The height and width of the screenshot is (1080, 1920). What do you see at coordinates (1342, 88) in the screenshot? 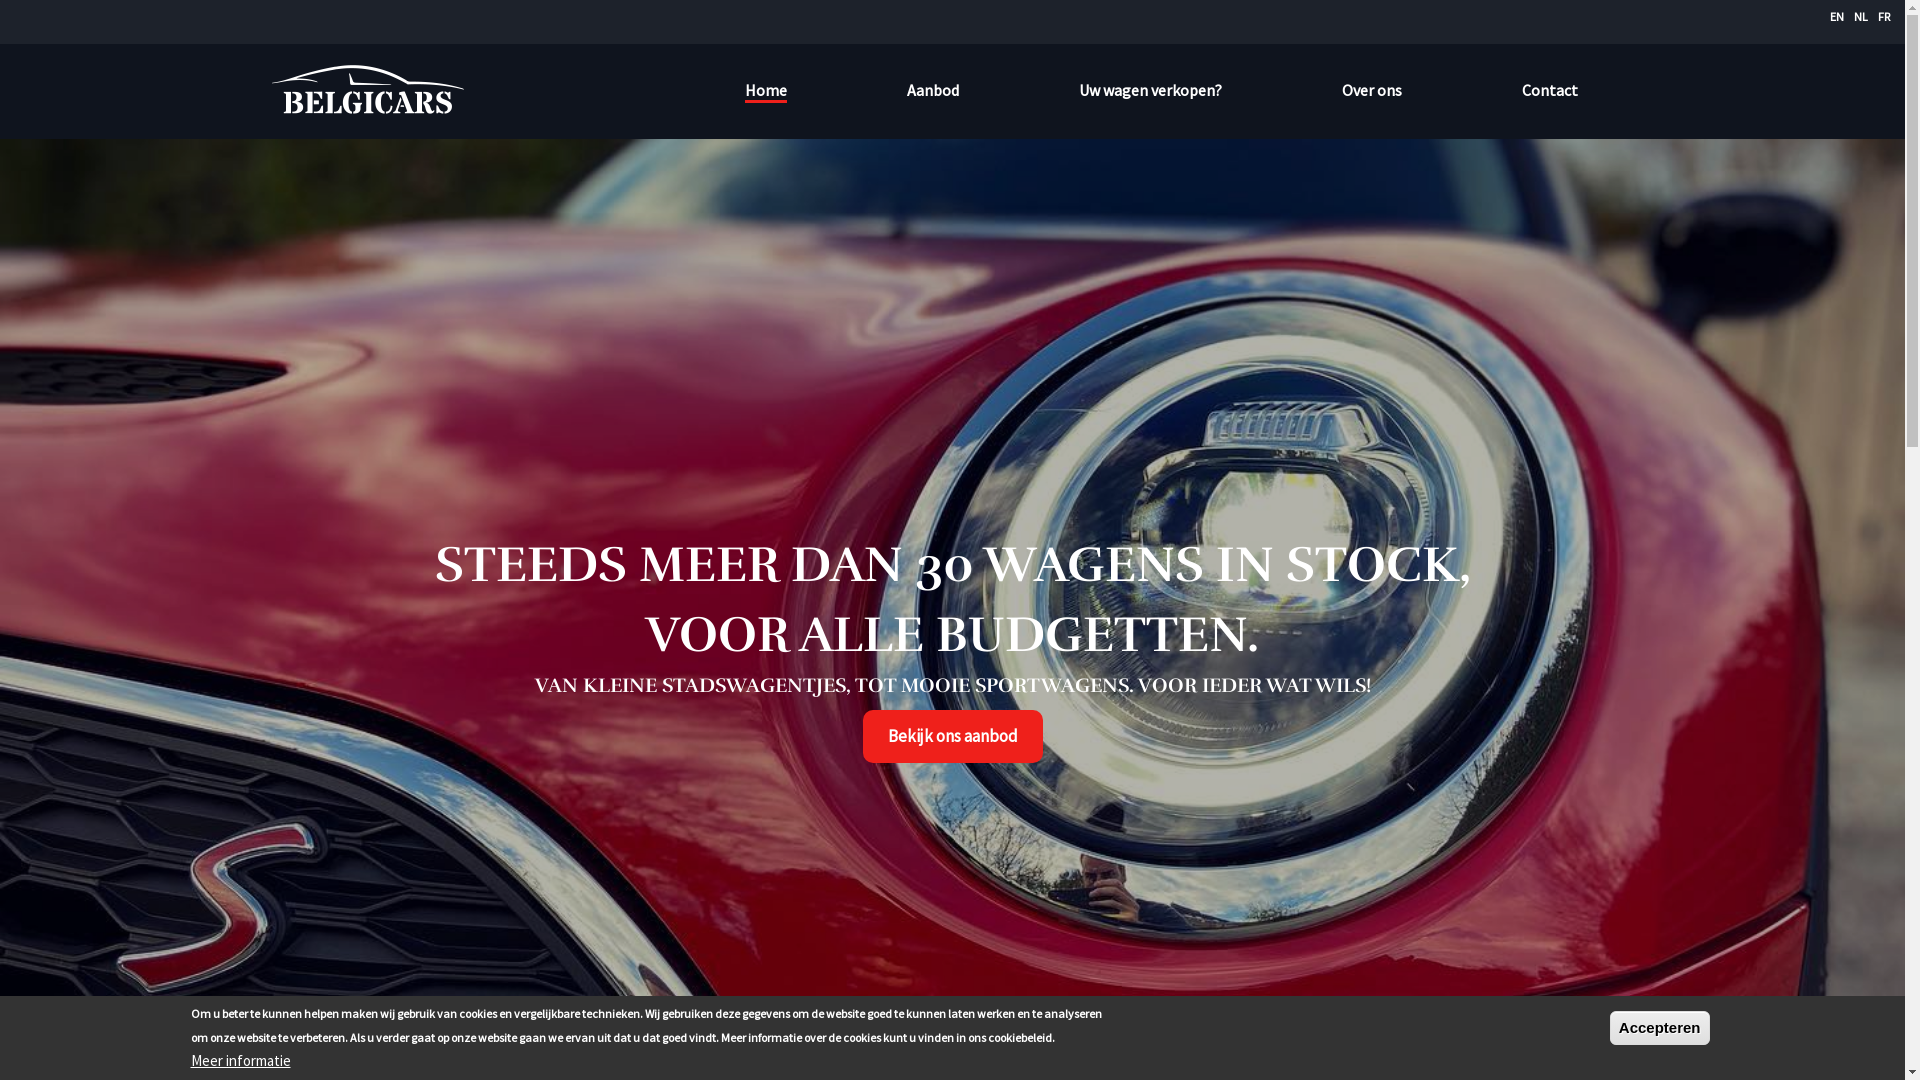
I see `'Over ons'` at bounding box center [1342, 88].